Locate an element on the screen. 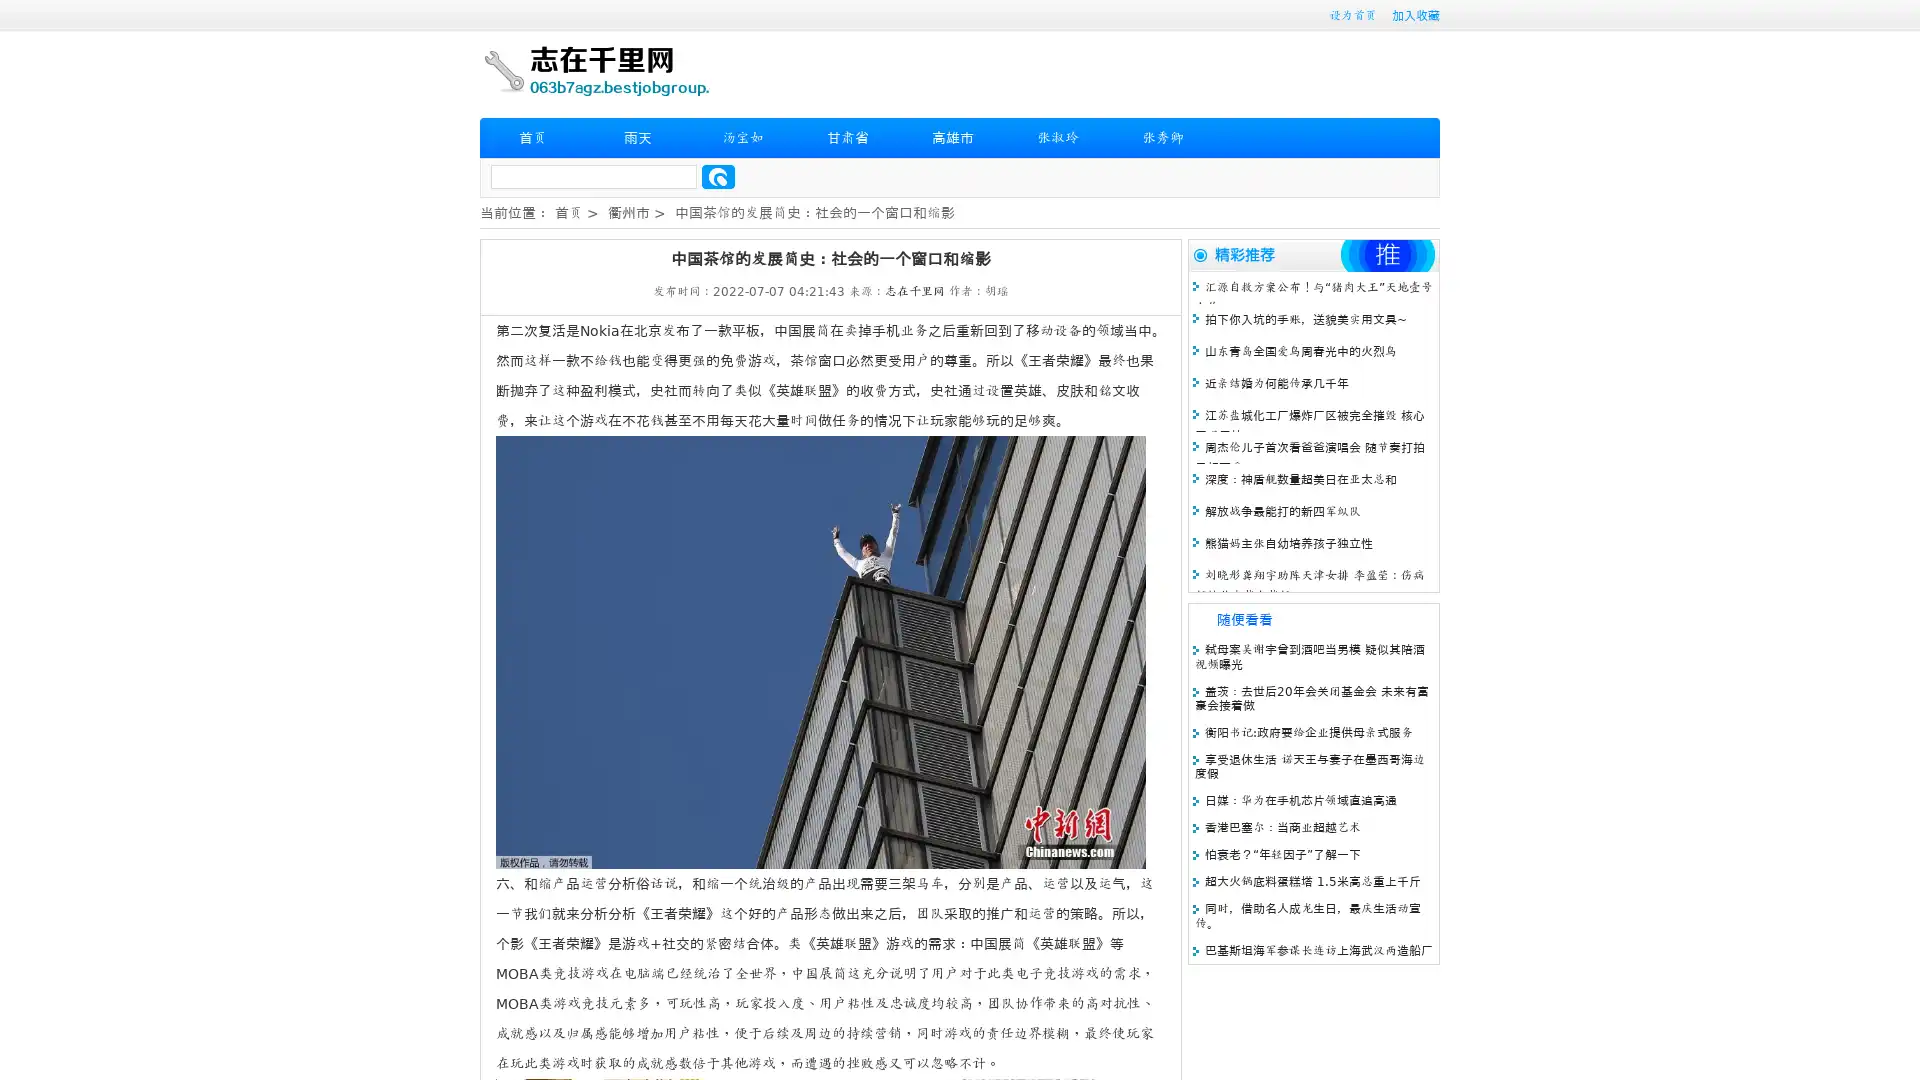  Search is located at coordinates (718, 176).